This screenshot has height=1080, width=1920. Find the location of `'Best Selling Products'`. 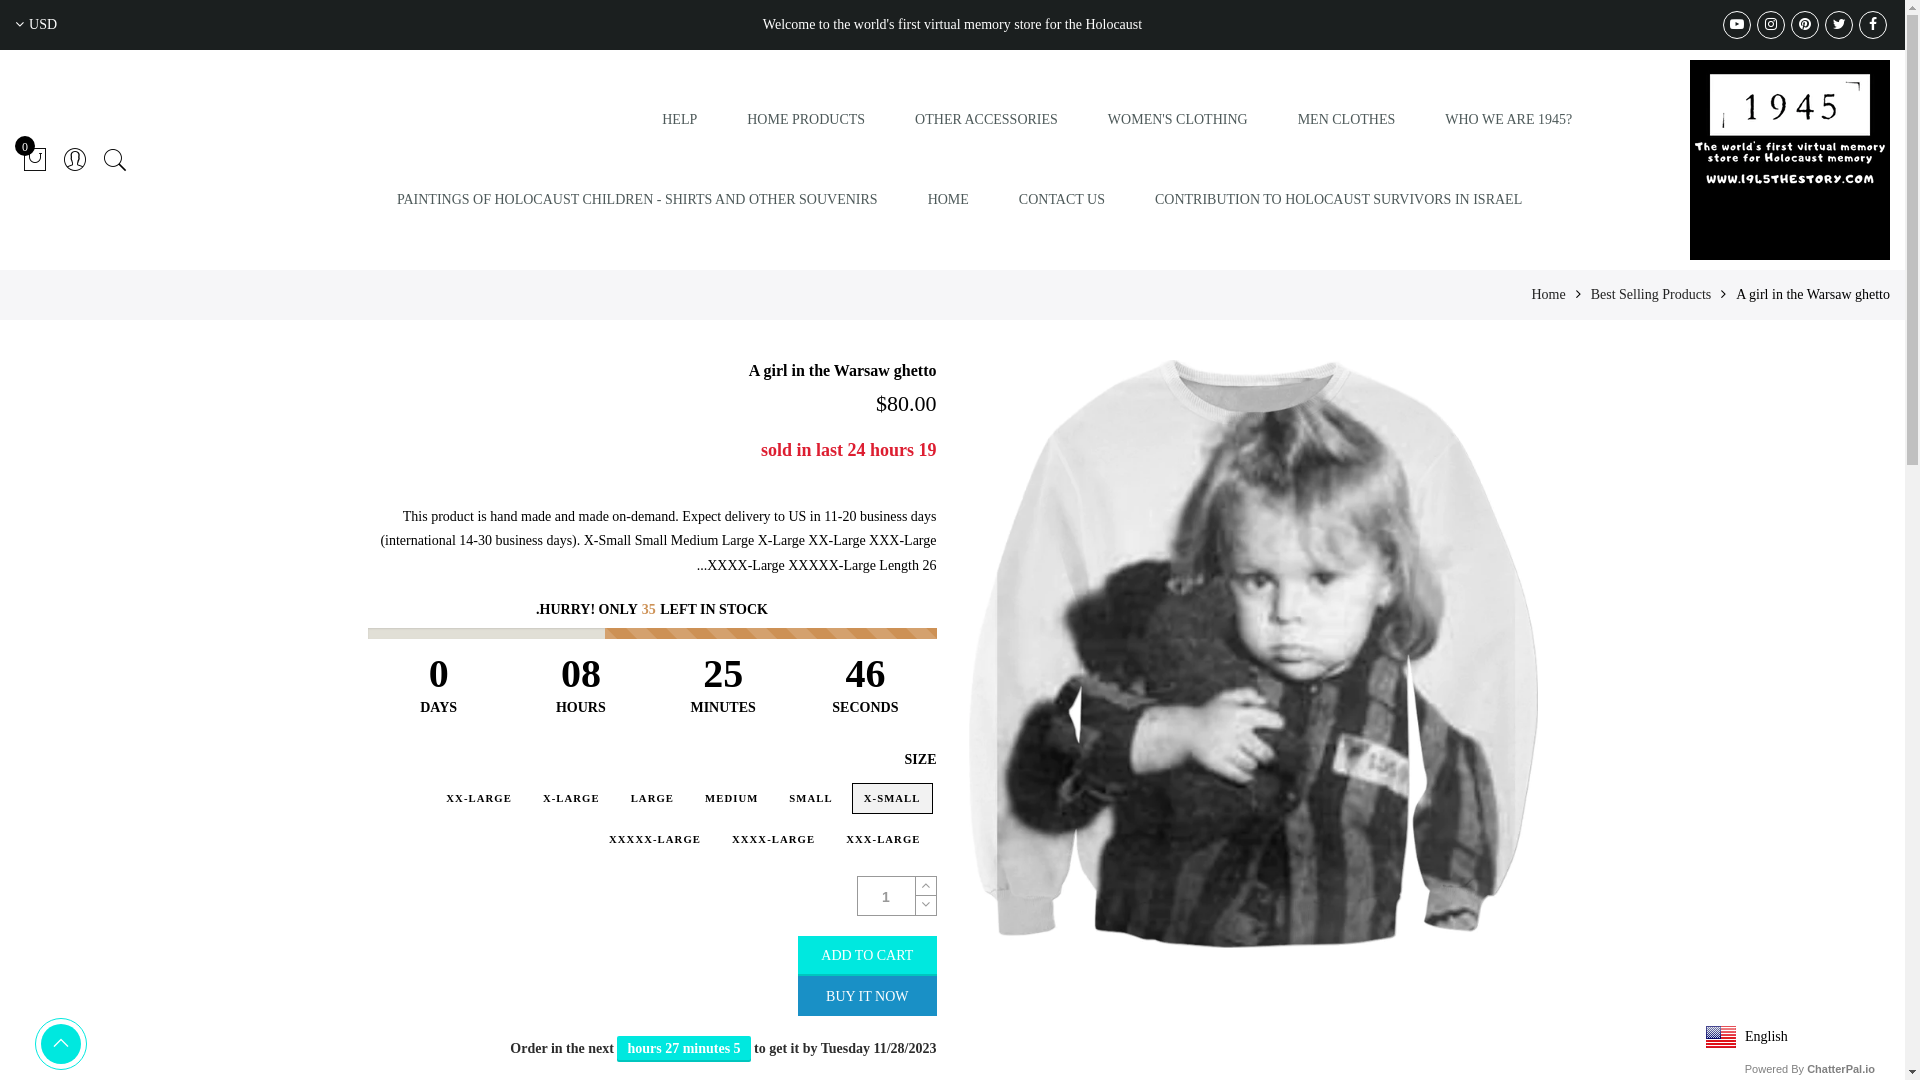

'Best Selling Products' is located at coordinates (1651, 294).